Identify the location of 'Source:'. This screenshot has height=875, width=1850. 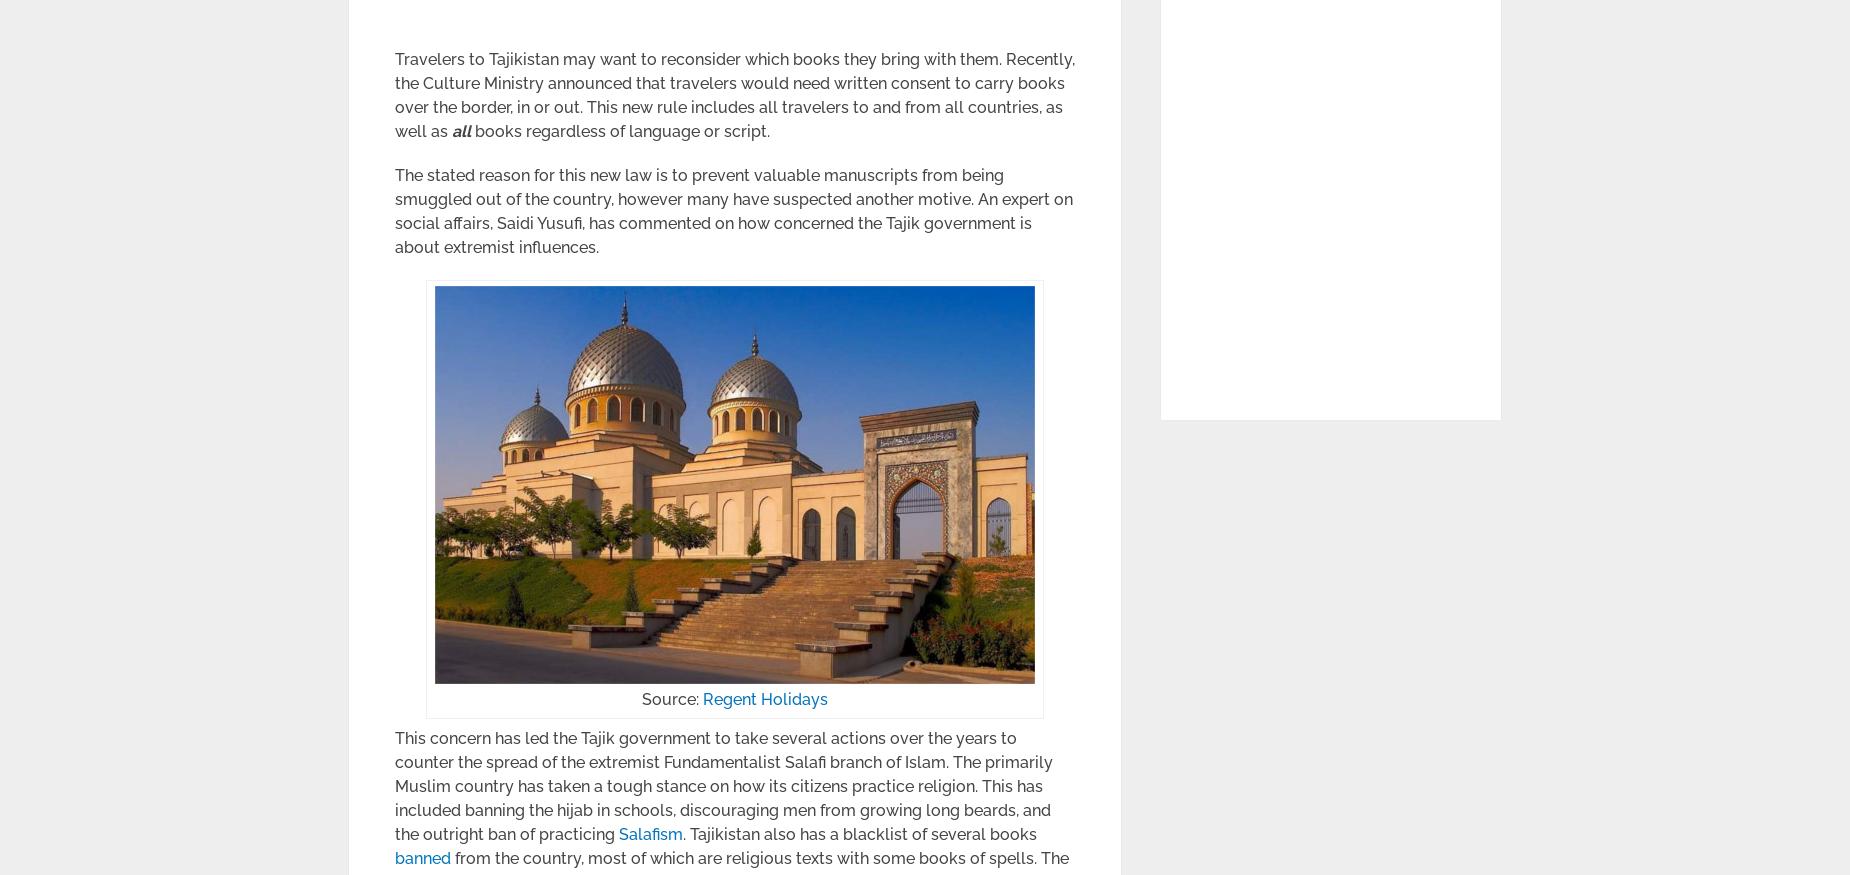
(672, 699).